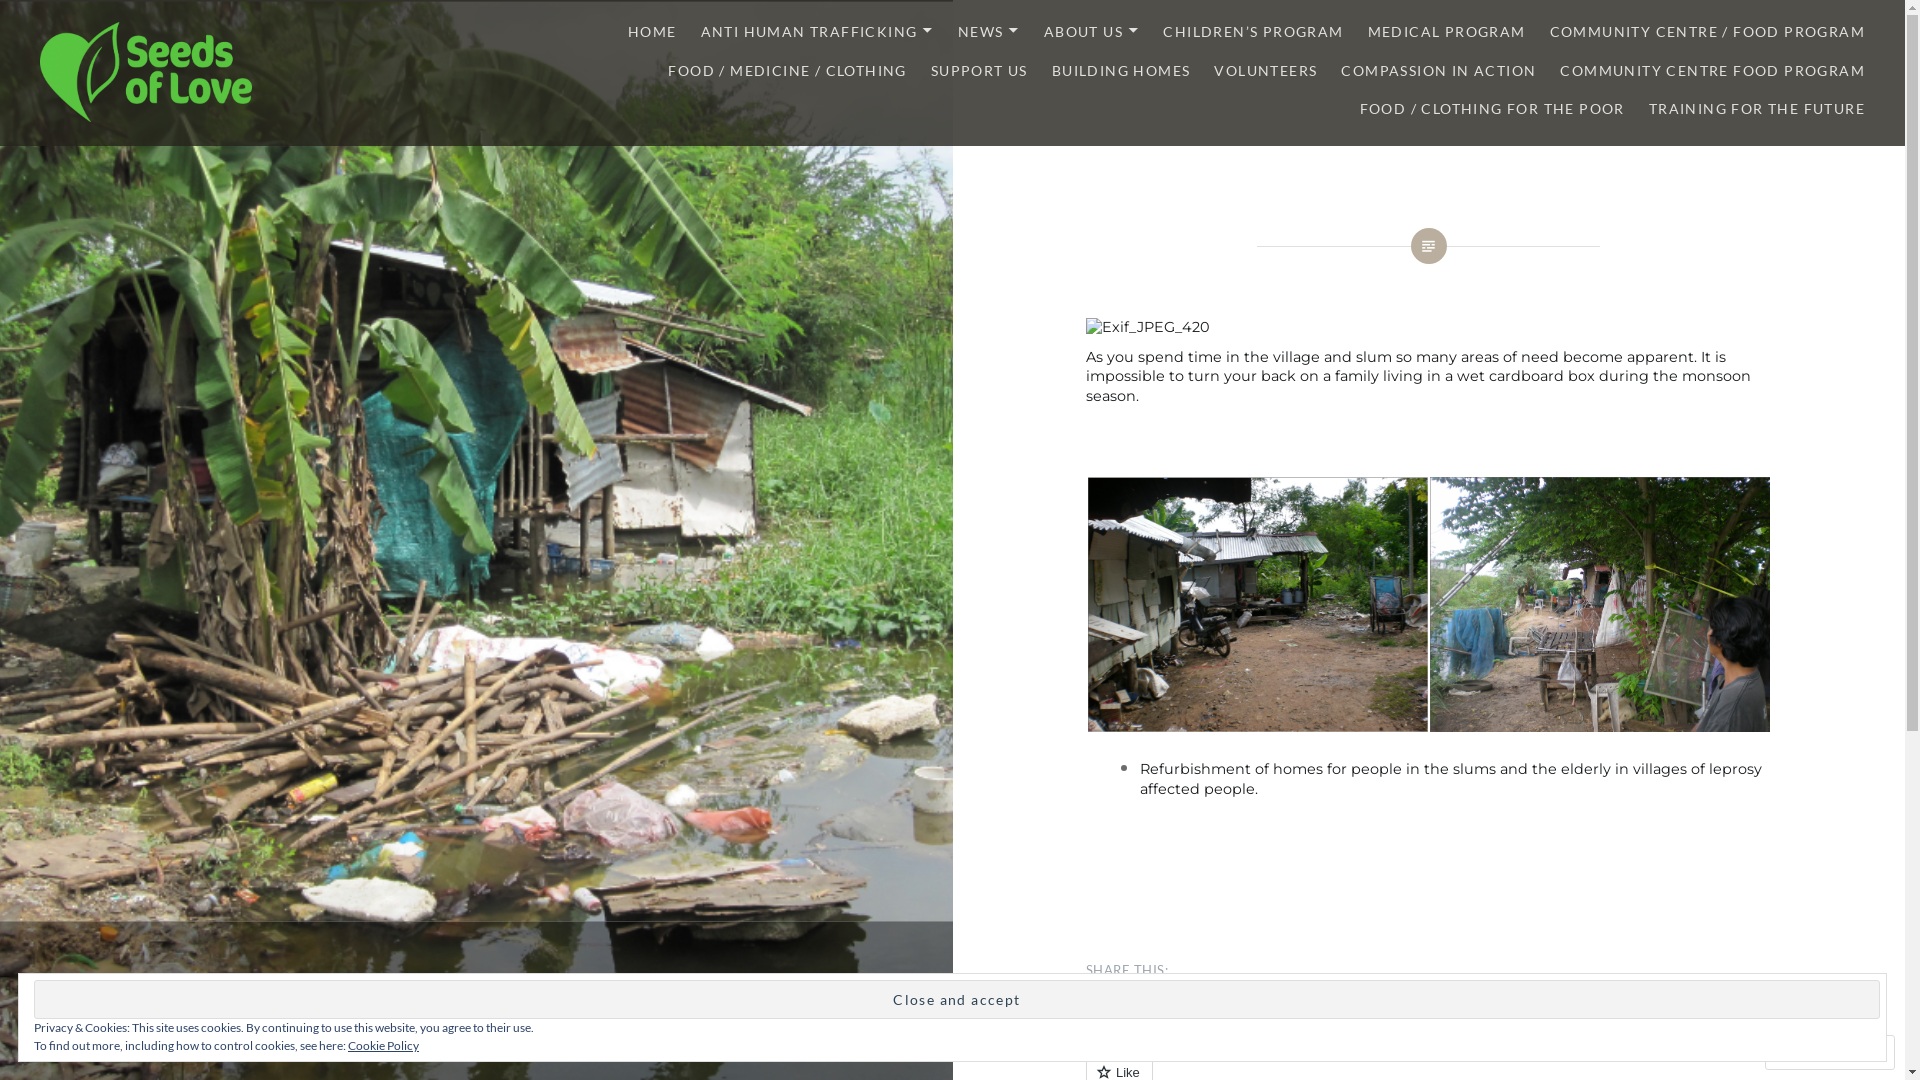  Describe the element at coordinates (1050, 70) in the screenshot. I see `'BUILDING HOMES'` at that location.